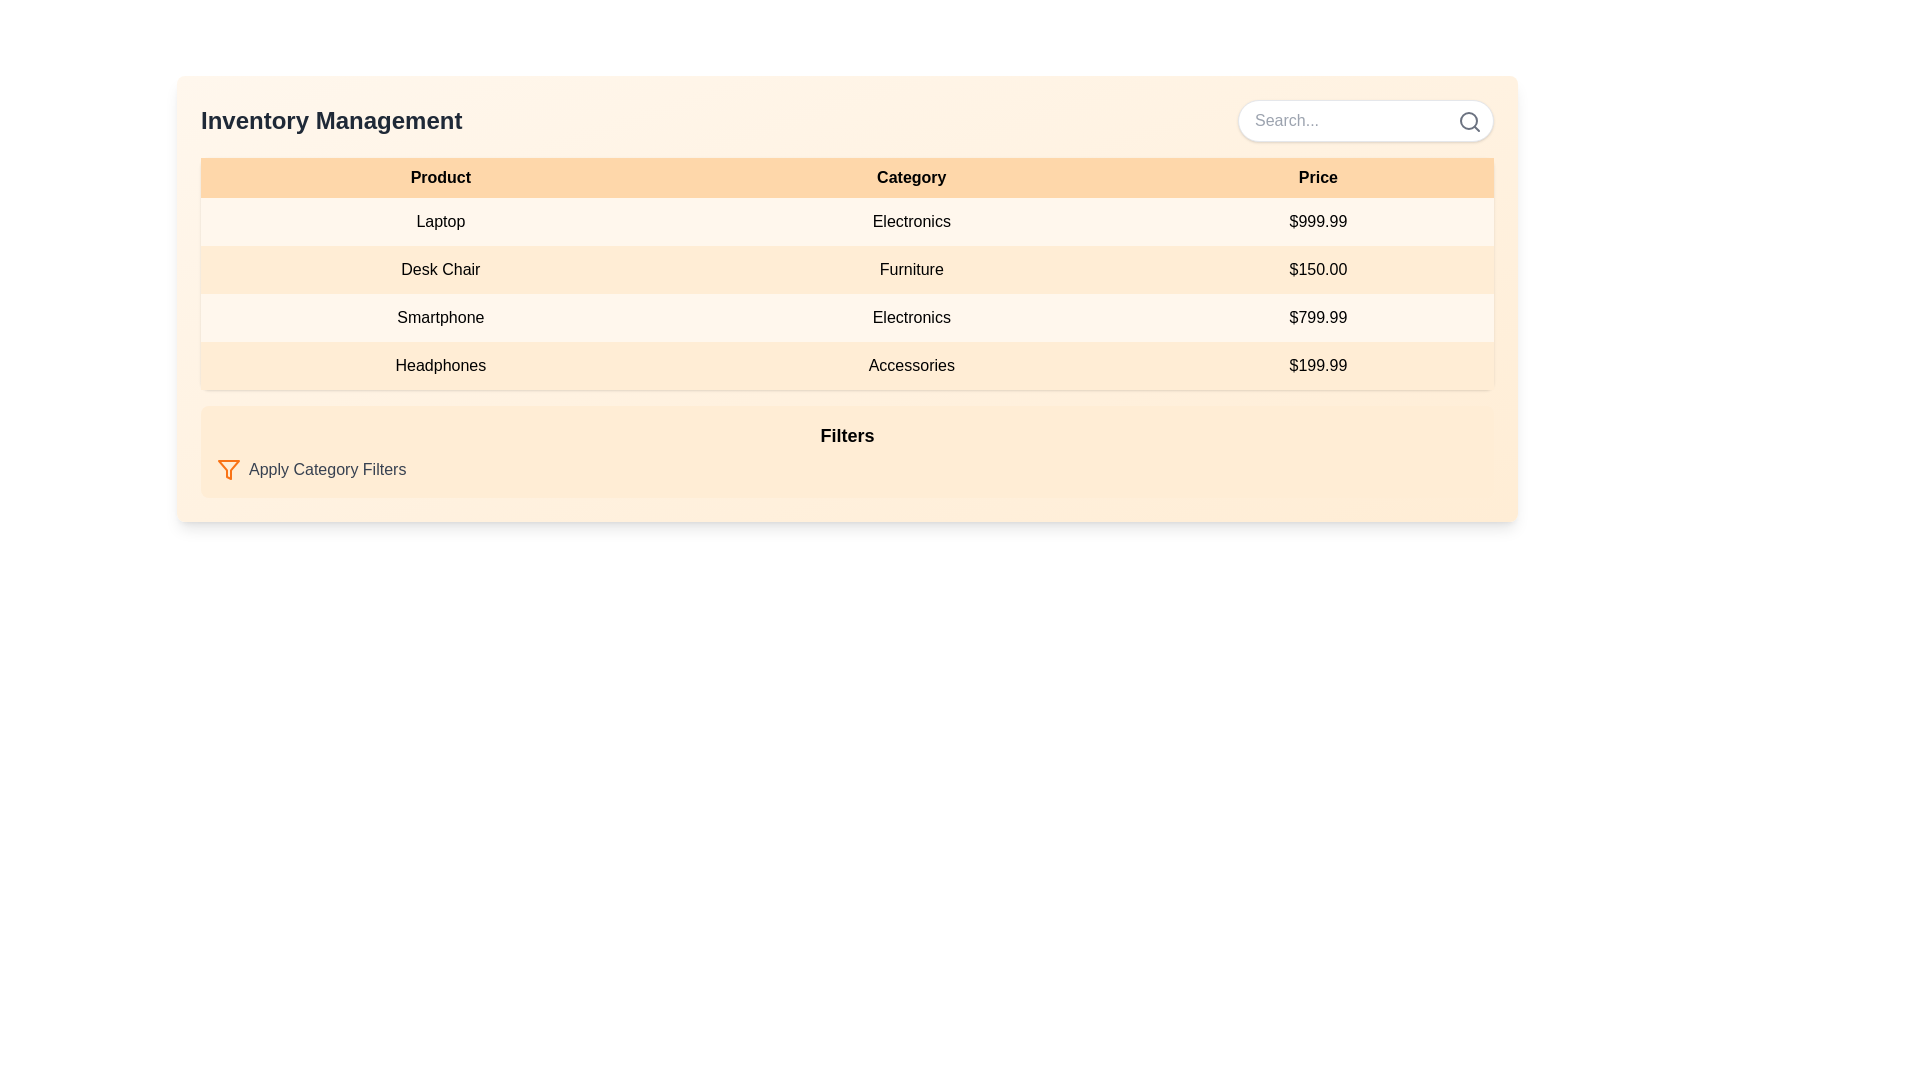  I want to click on the static text element that provides category information for the associated product, located in the second column of the second row under the 'Category' column header, so click(910, 270).